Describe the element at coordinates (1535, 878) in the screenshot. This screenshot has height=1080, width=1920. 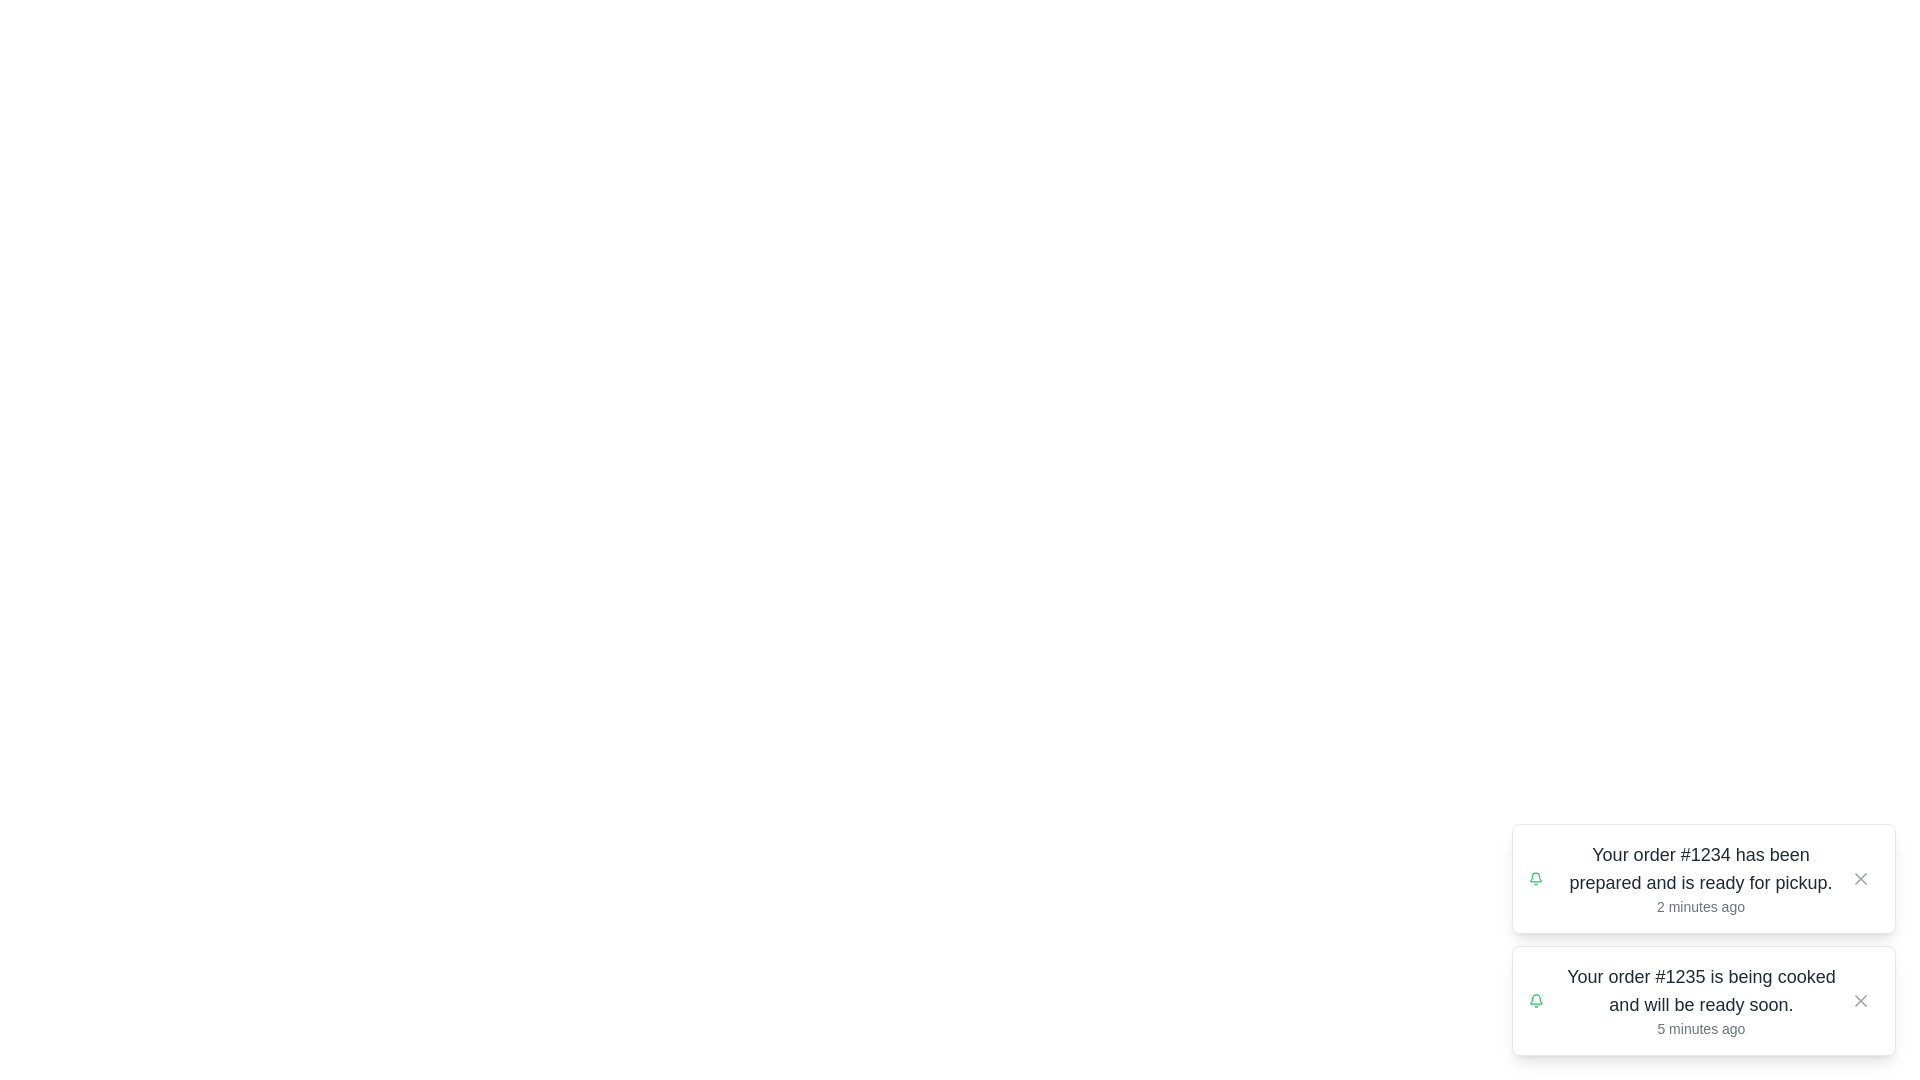
I see `the first icon in the notification panel that indicates an alert for the message 'Your order #1234 has been prepared and is ready for pickup.'` at that location.